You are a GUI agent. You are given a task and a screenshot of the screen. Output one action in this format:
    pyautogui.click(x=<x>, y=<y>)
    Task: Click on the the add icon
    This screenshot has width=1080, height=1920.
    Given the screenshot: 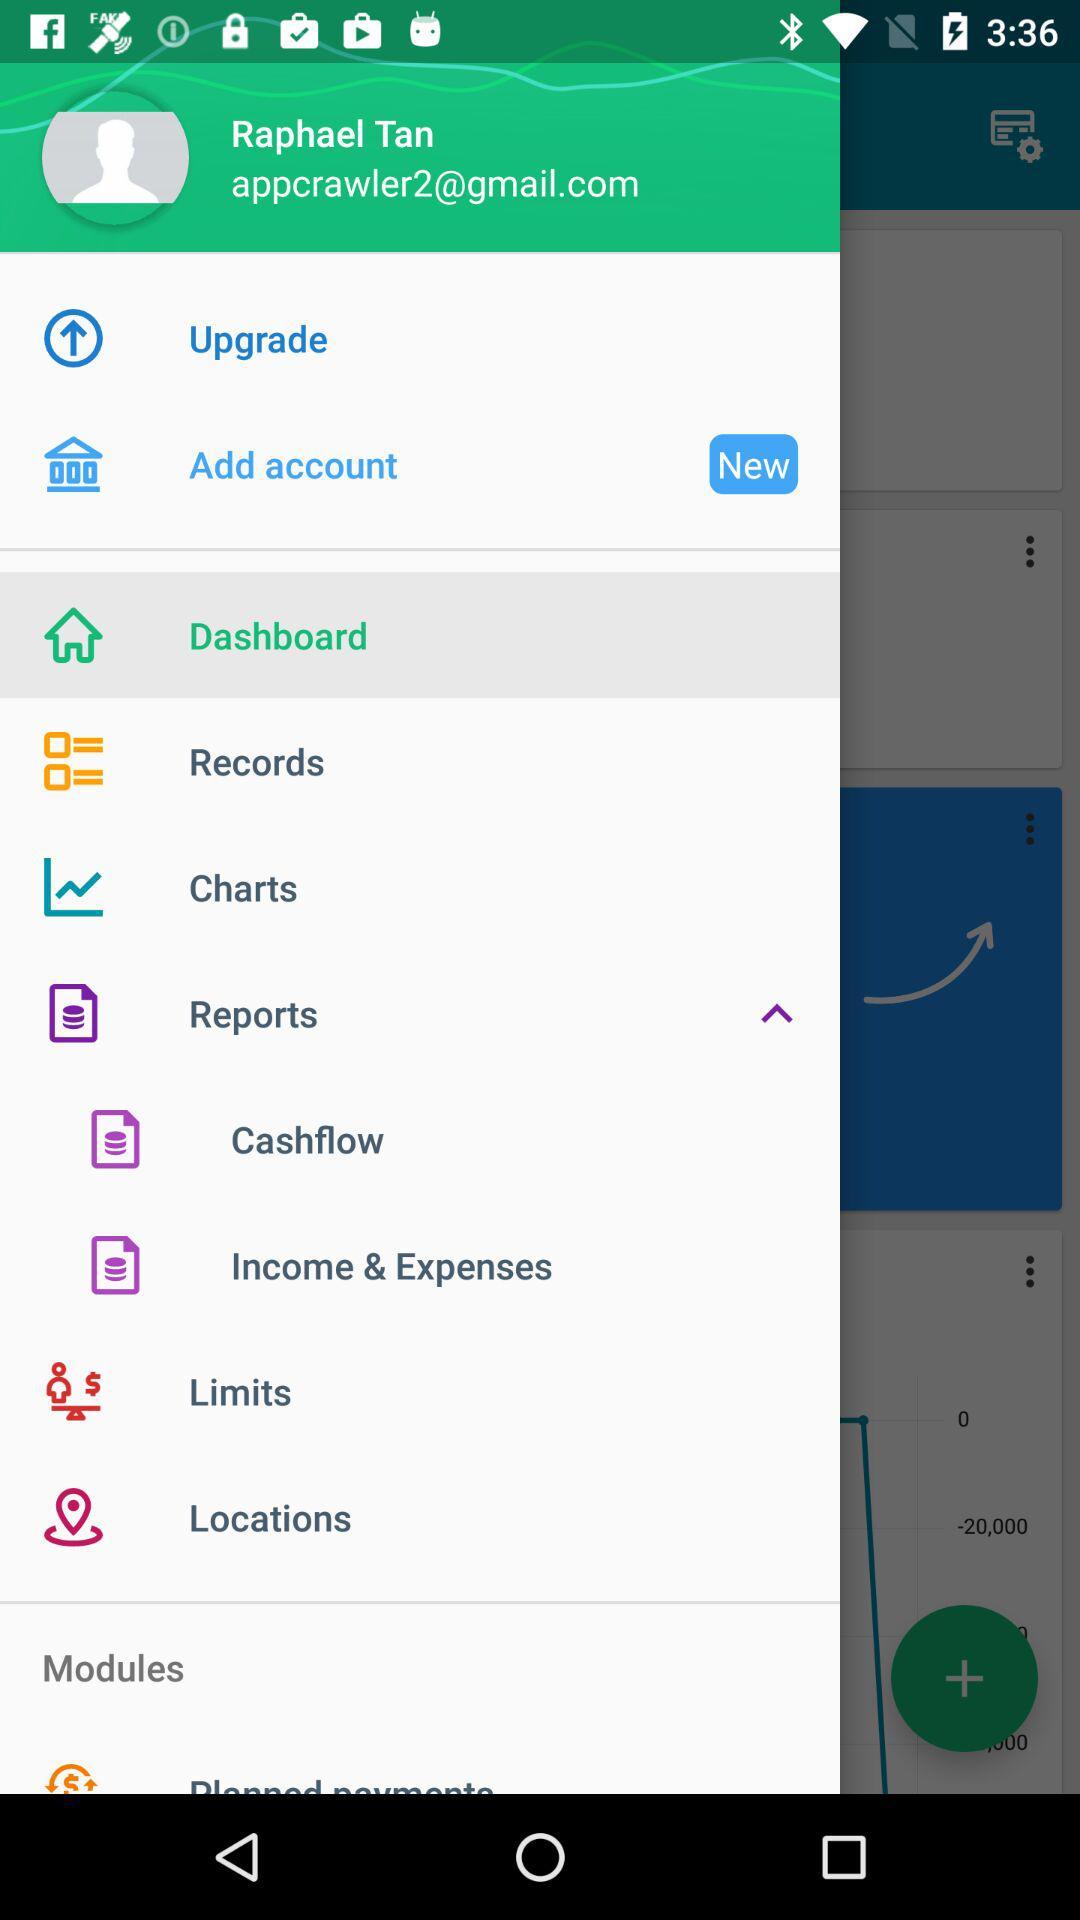 What is the action you would take?
    pyautogui.click(x=963, y=1678)
    